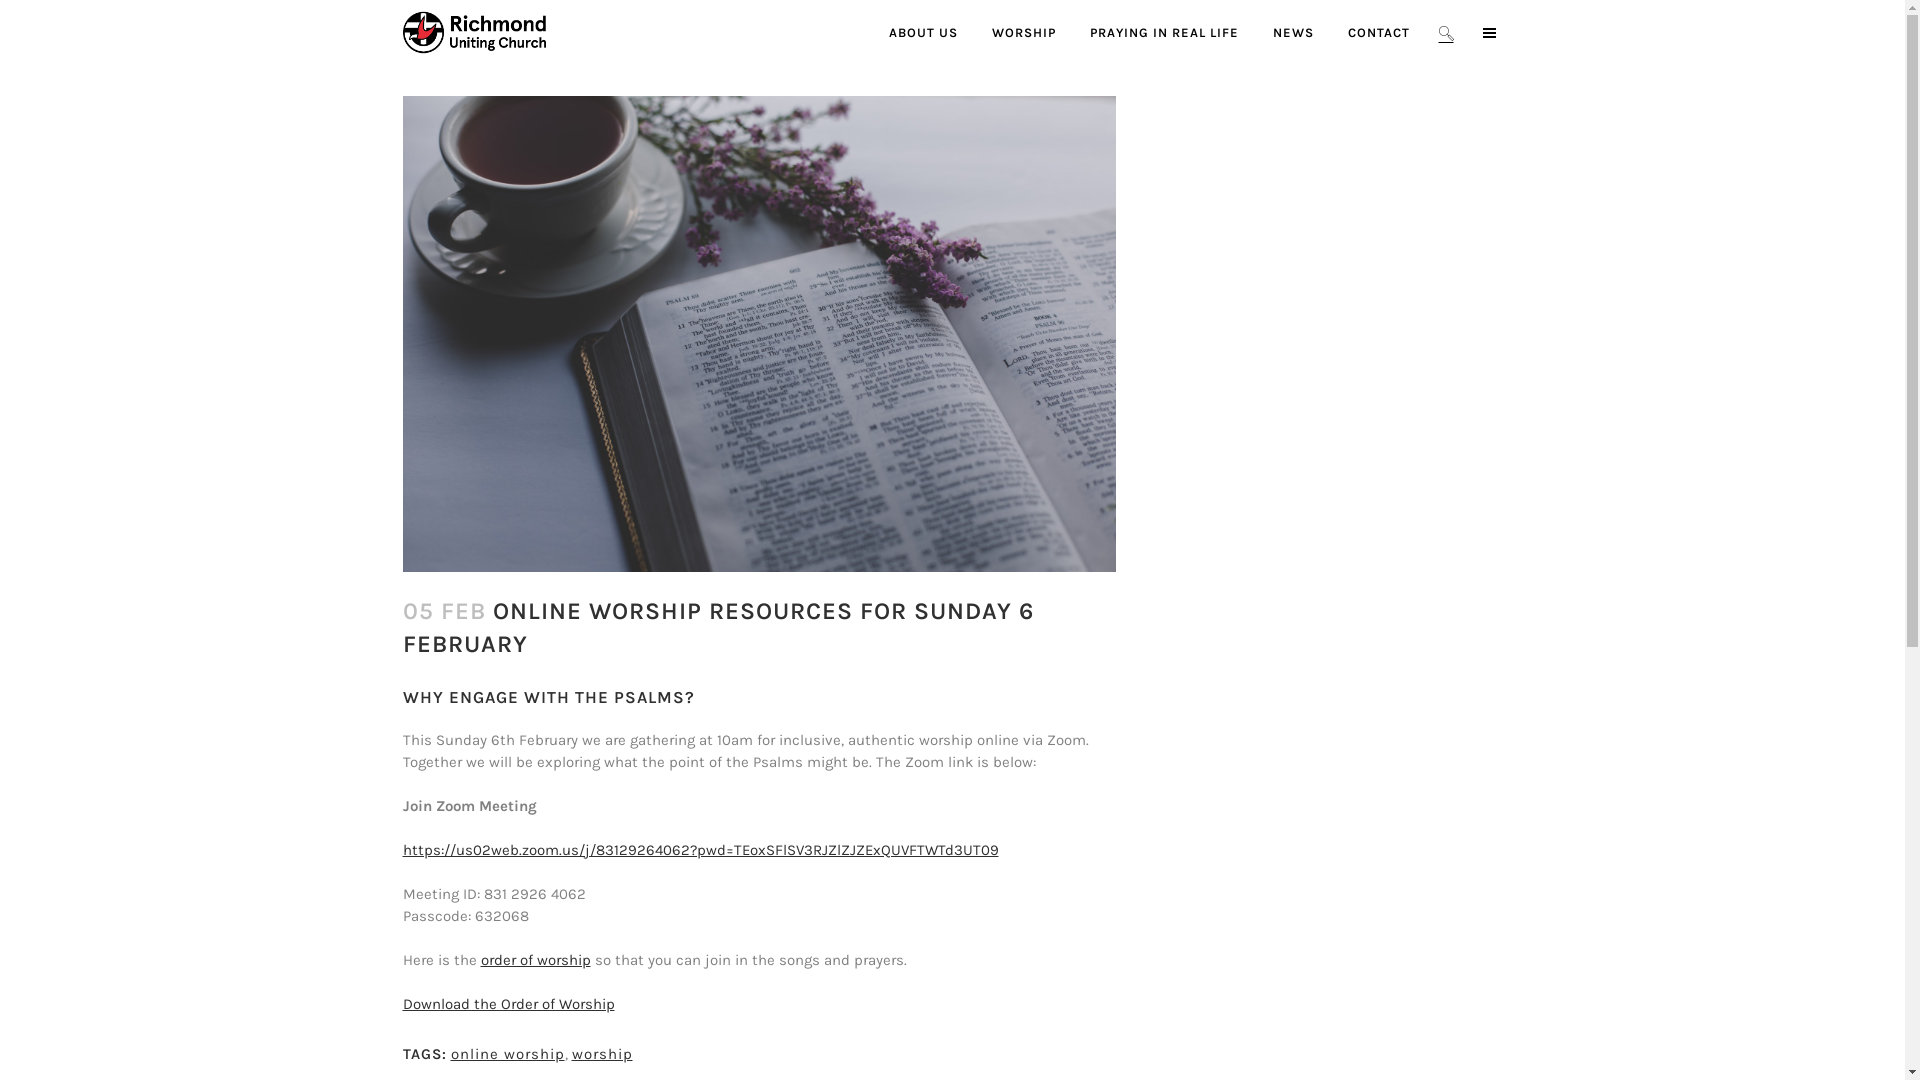  What do you see at coordinates (872, 32) in the screenshot?
I see `'ABOUT US'` at bounding box center [872, 32].